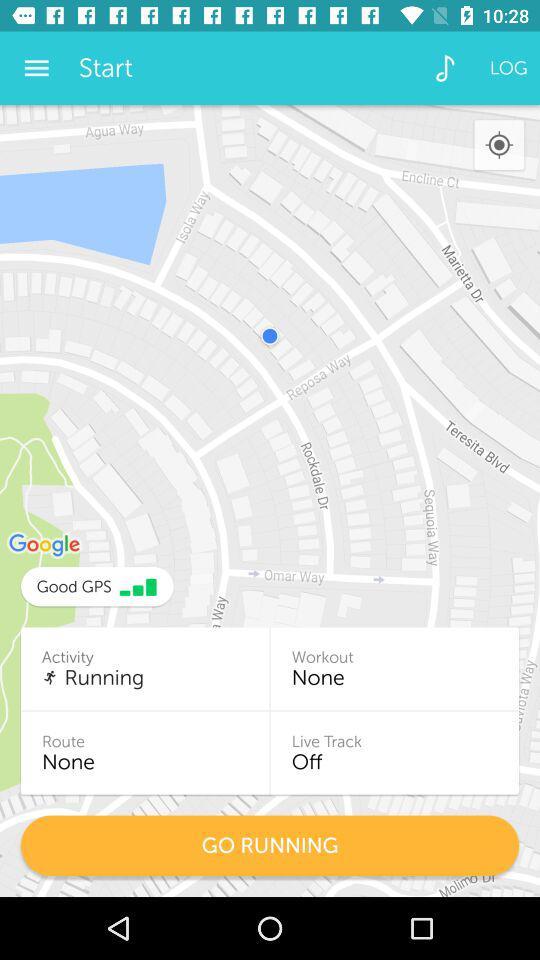 The width and height of the screenshot is (540, 960). What do you see at coordinates (445, 68) in the screenshot?
I see `the icon to the right of the start icon` at bounding box center [445, 68].